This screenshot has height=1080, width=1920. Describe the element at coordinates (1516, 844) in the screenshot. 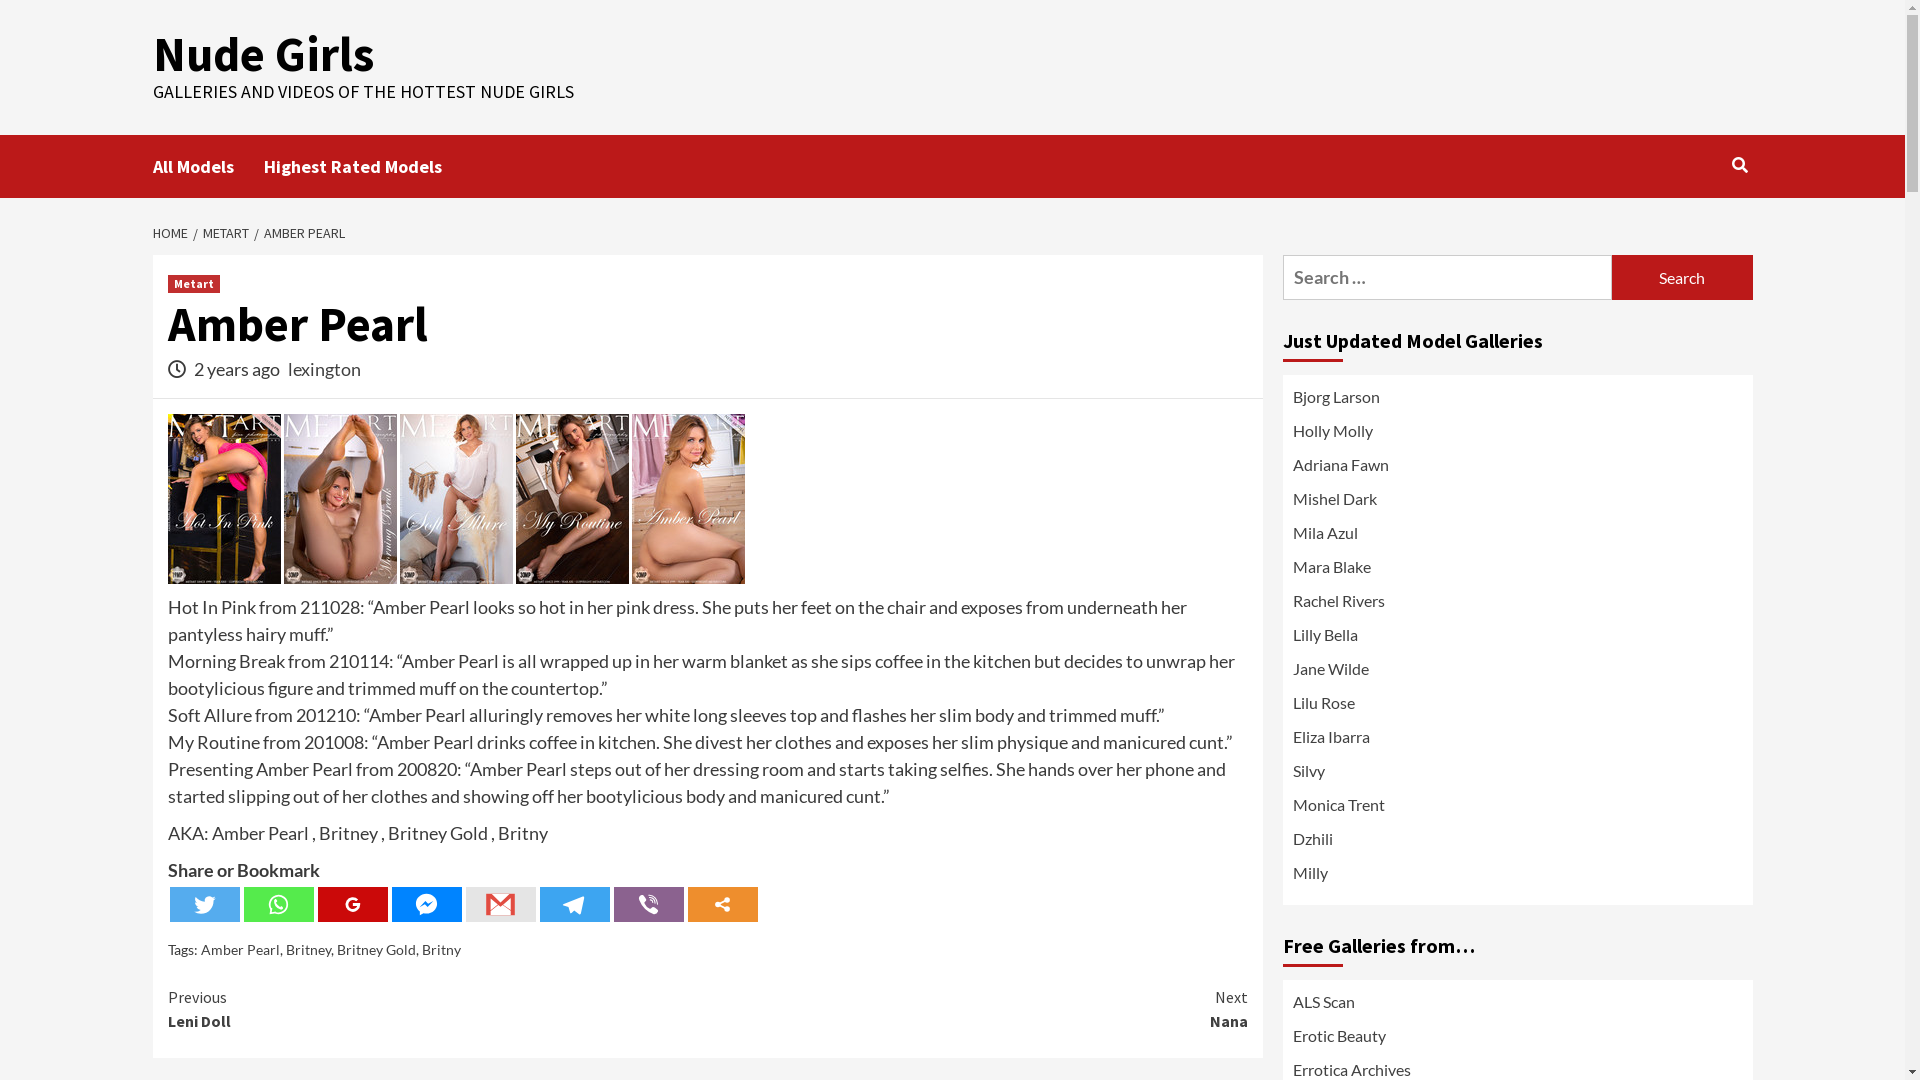

I see `'Dzhili'` at that location.